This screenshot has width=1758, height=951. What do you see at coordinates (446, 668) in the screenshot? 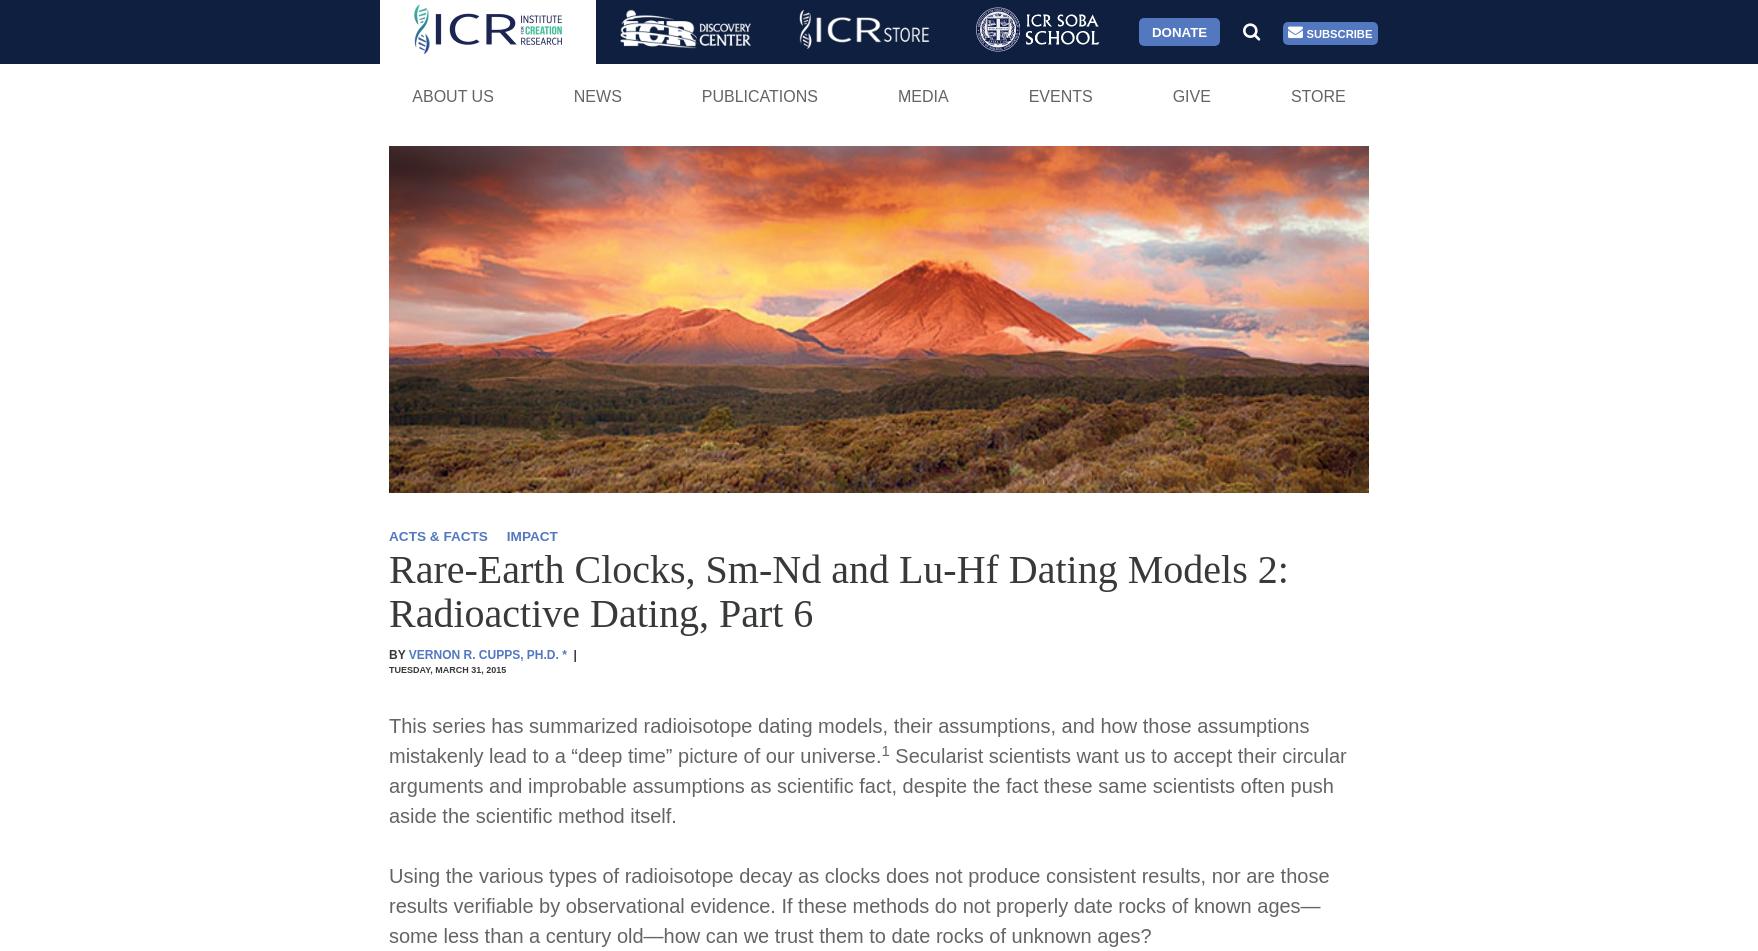
I see `'TUESDAY, MARCH 31, 2015'` at bounding box center [446, 668].